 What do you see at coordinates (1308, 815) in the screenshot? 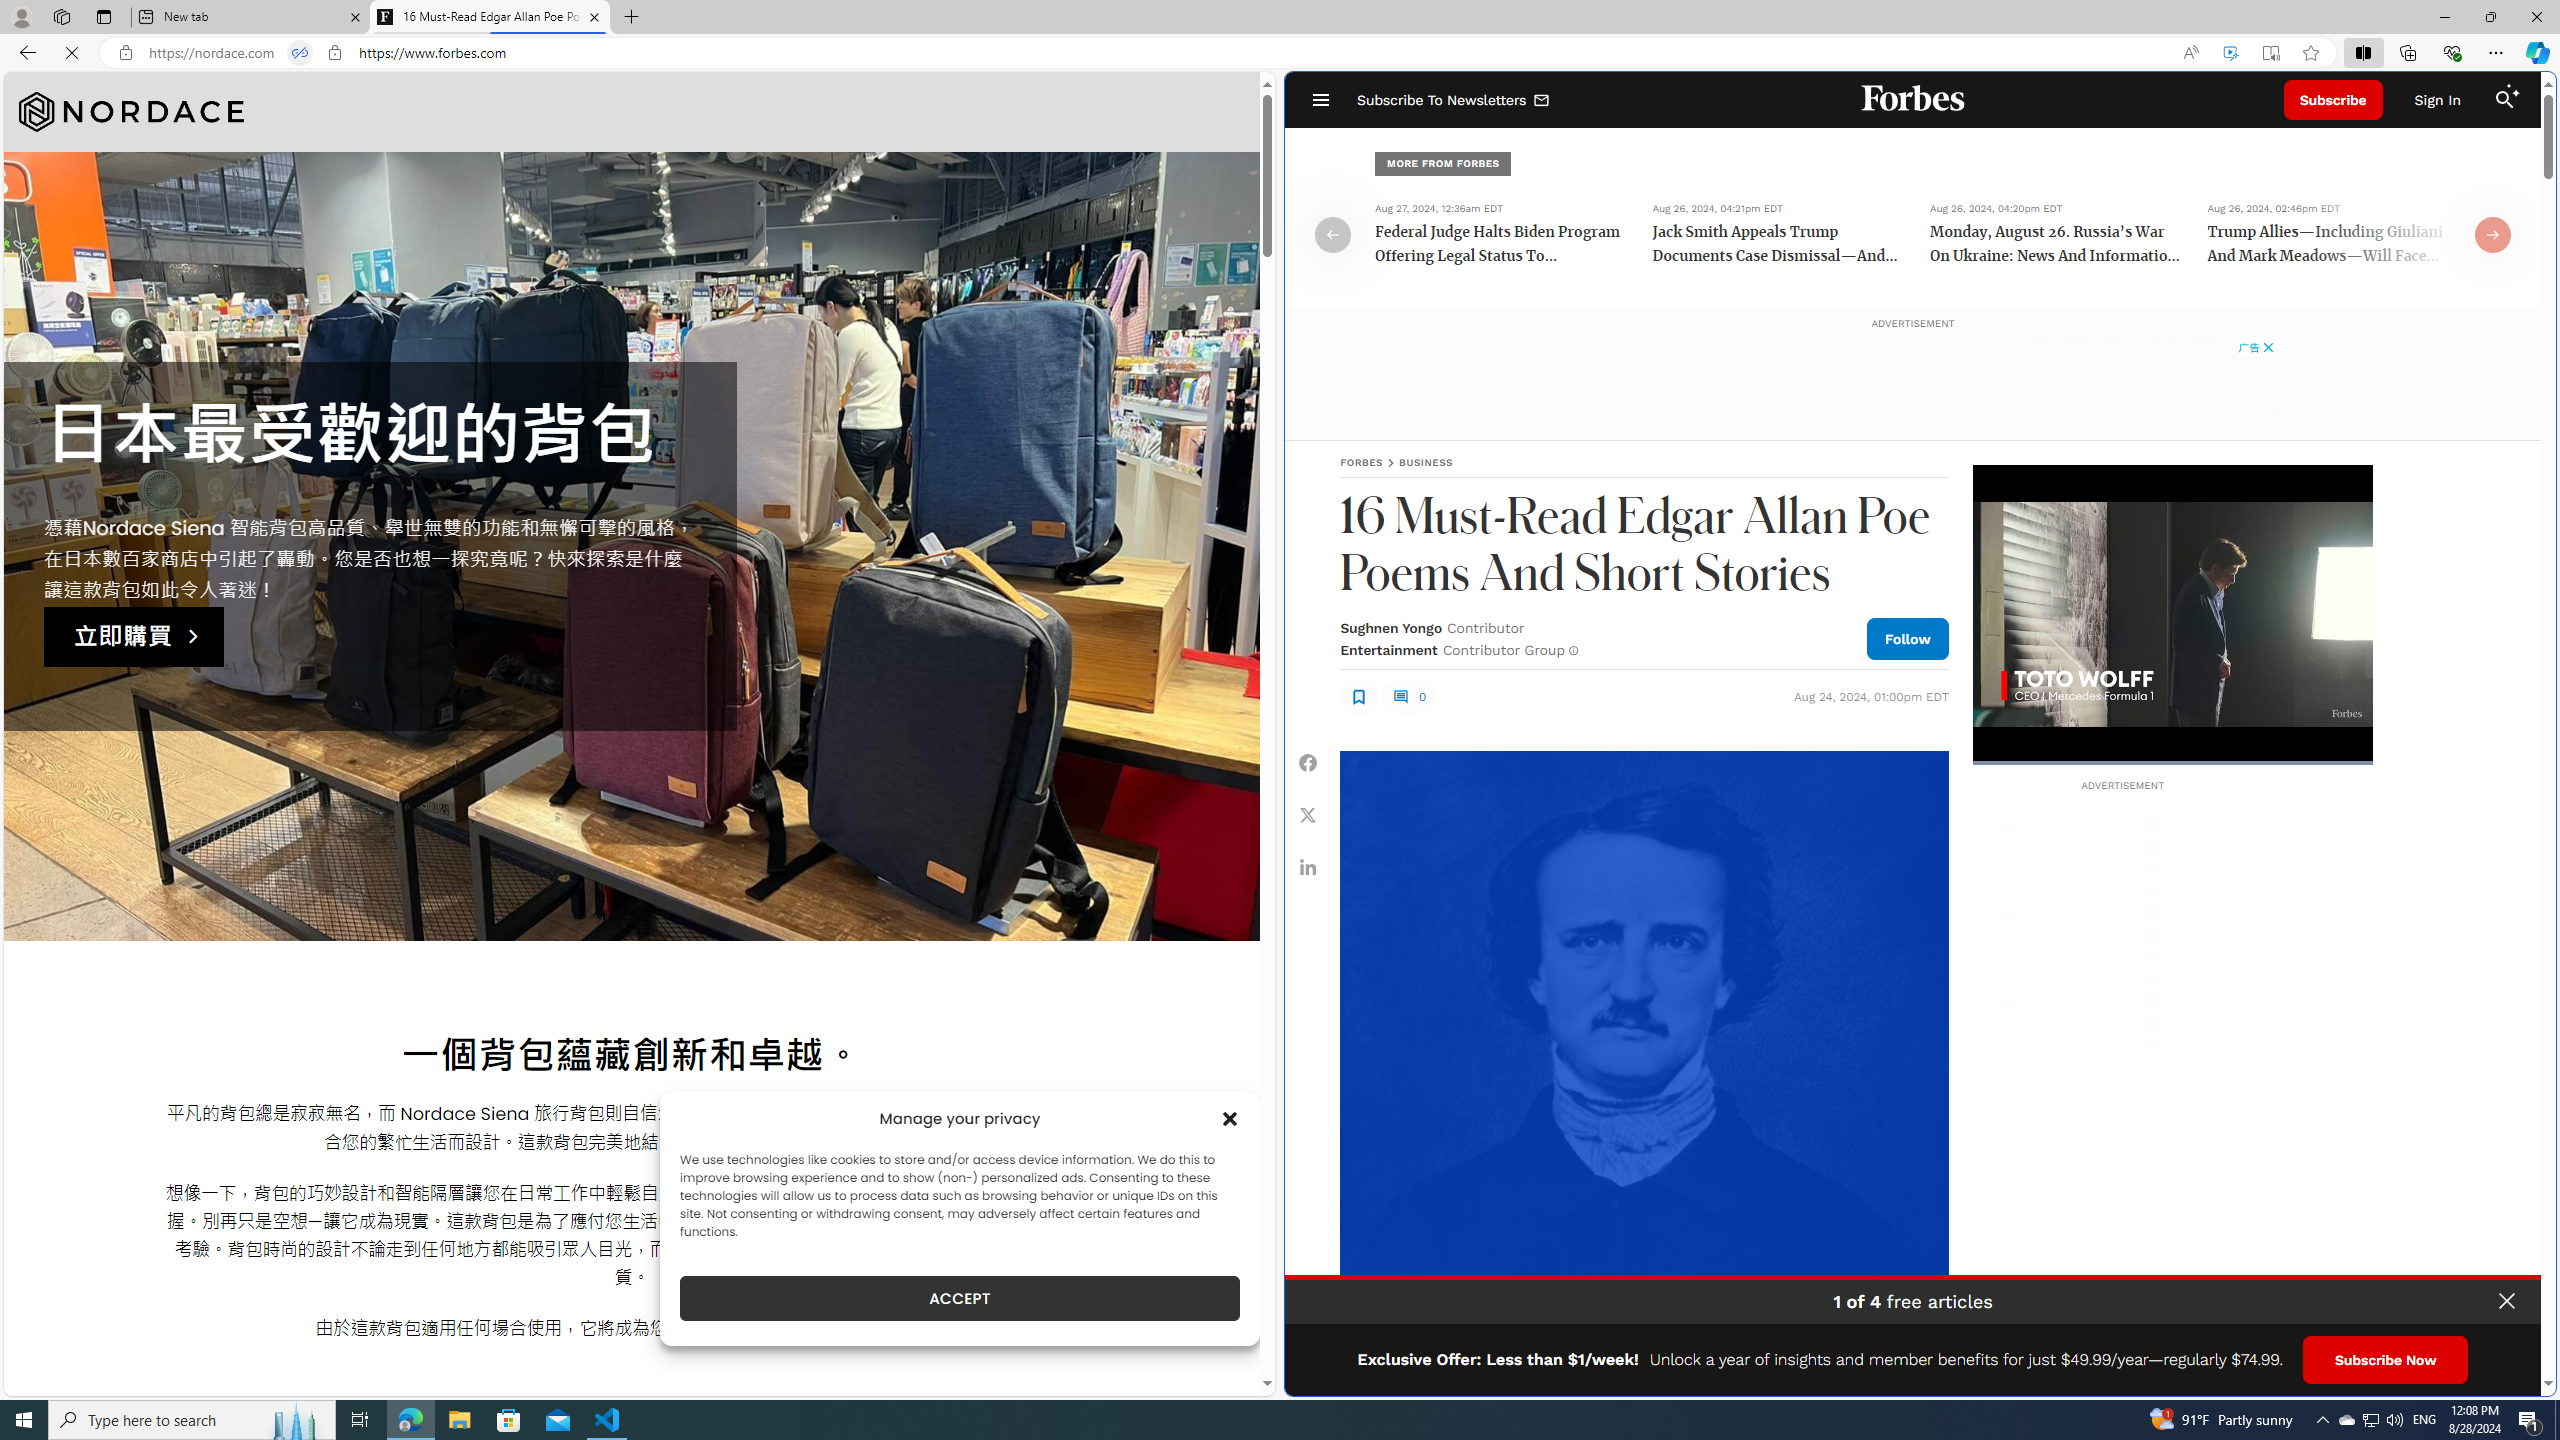
I see `'Share Twitter'` at bounding box center [1308, 815].